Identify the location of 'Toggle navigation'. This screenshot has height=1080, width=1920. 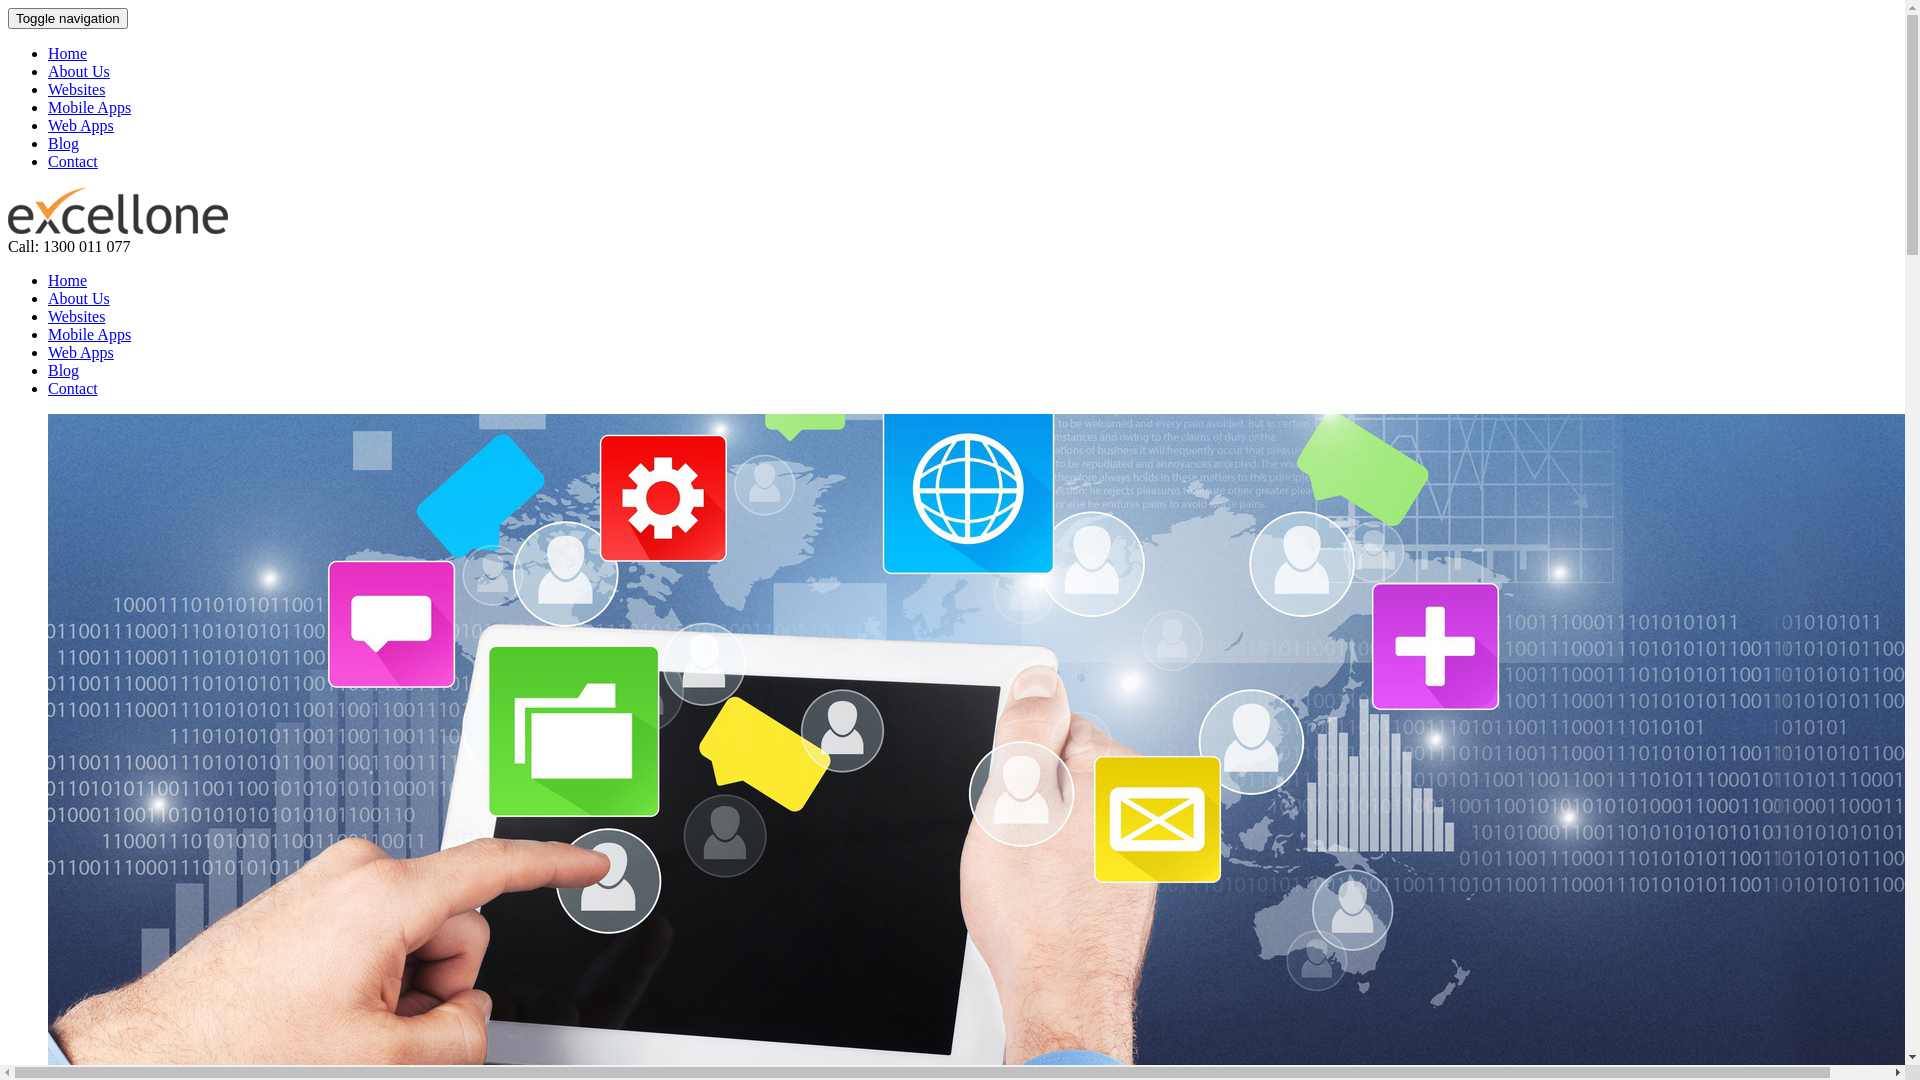
(67, 18).